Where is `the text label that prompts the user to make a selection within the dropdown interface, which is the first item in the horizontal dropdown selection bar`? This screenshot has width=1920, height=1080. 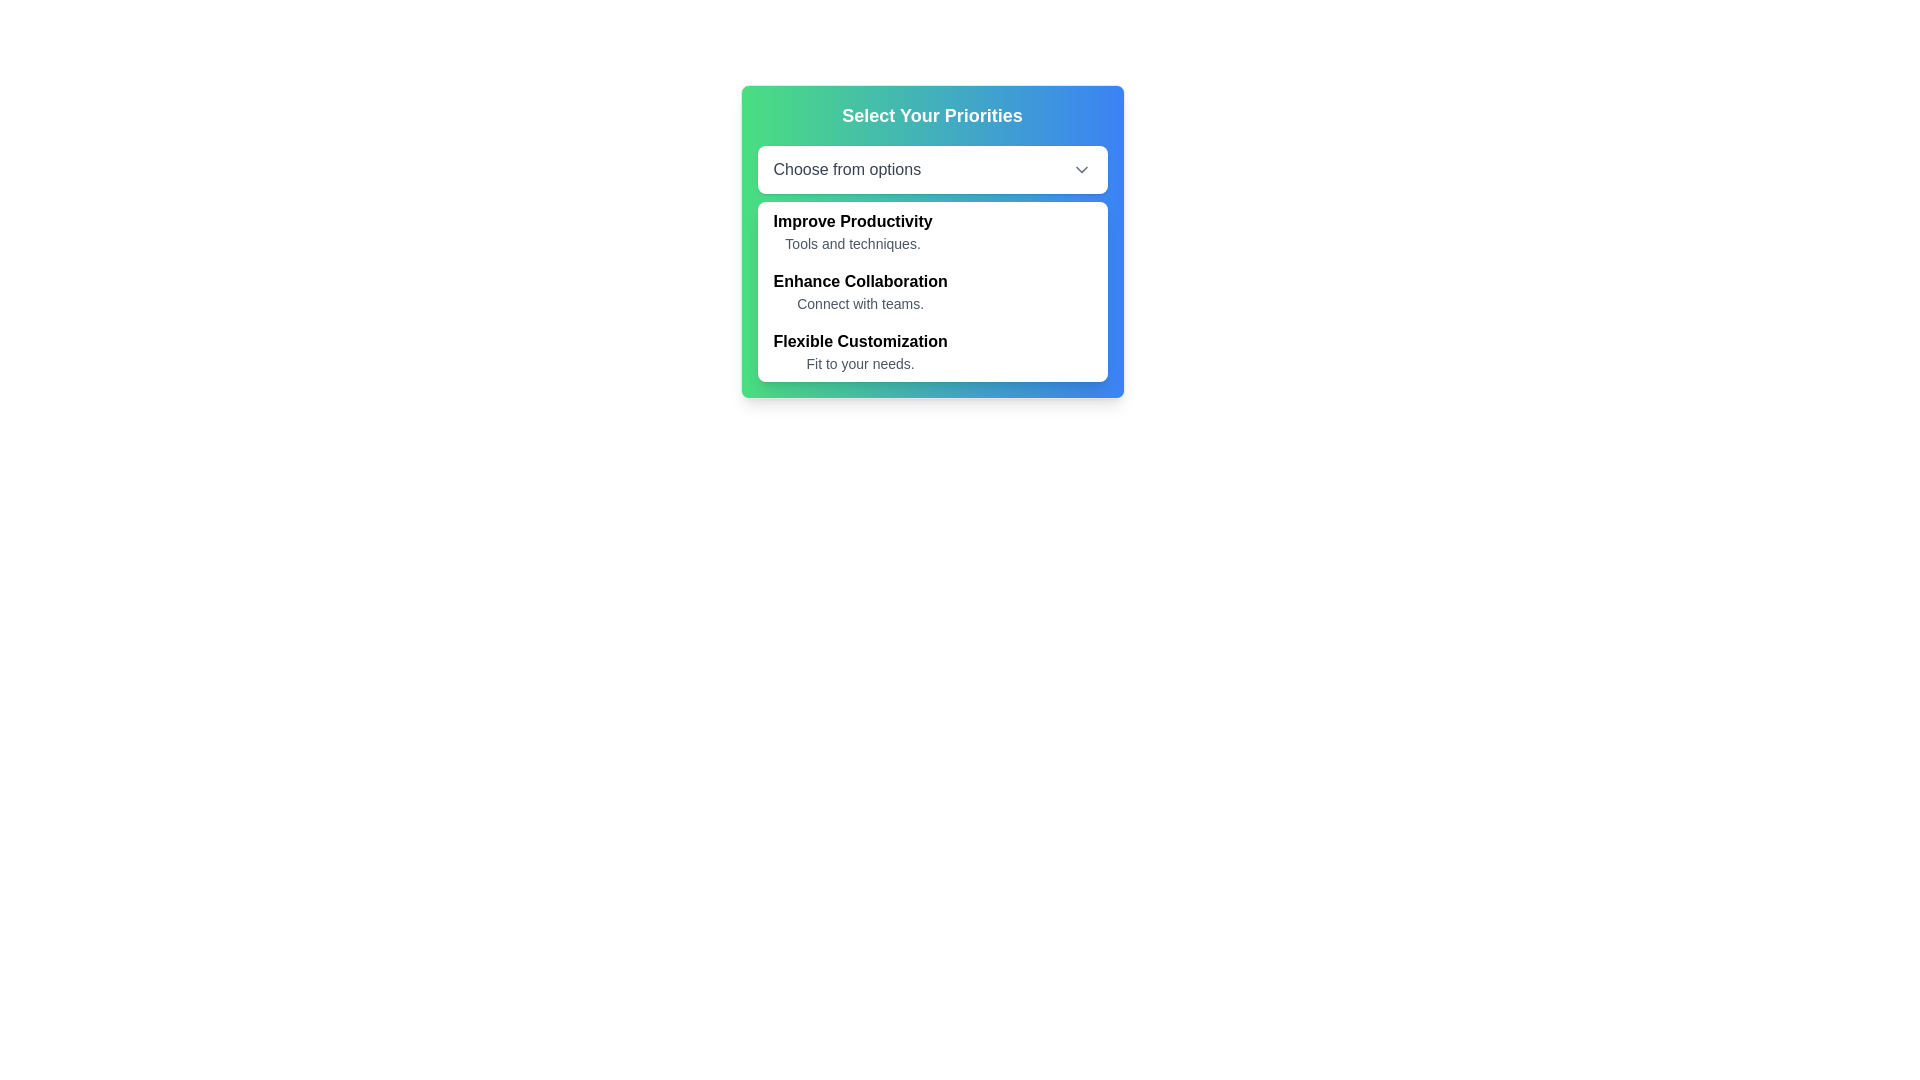
the text label that prompts the user to make a selection within the dropdown interface, which is the first item in the horizontal dropdown selection bar is located at coordinates (847, 168).